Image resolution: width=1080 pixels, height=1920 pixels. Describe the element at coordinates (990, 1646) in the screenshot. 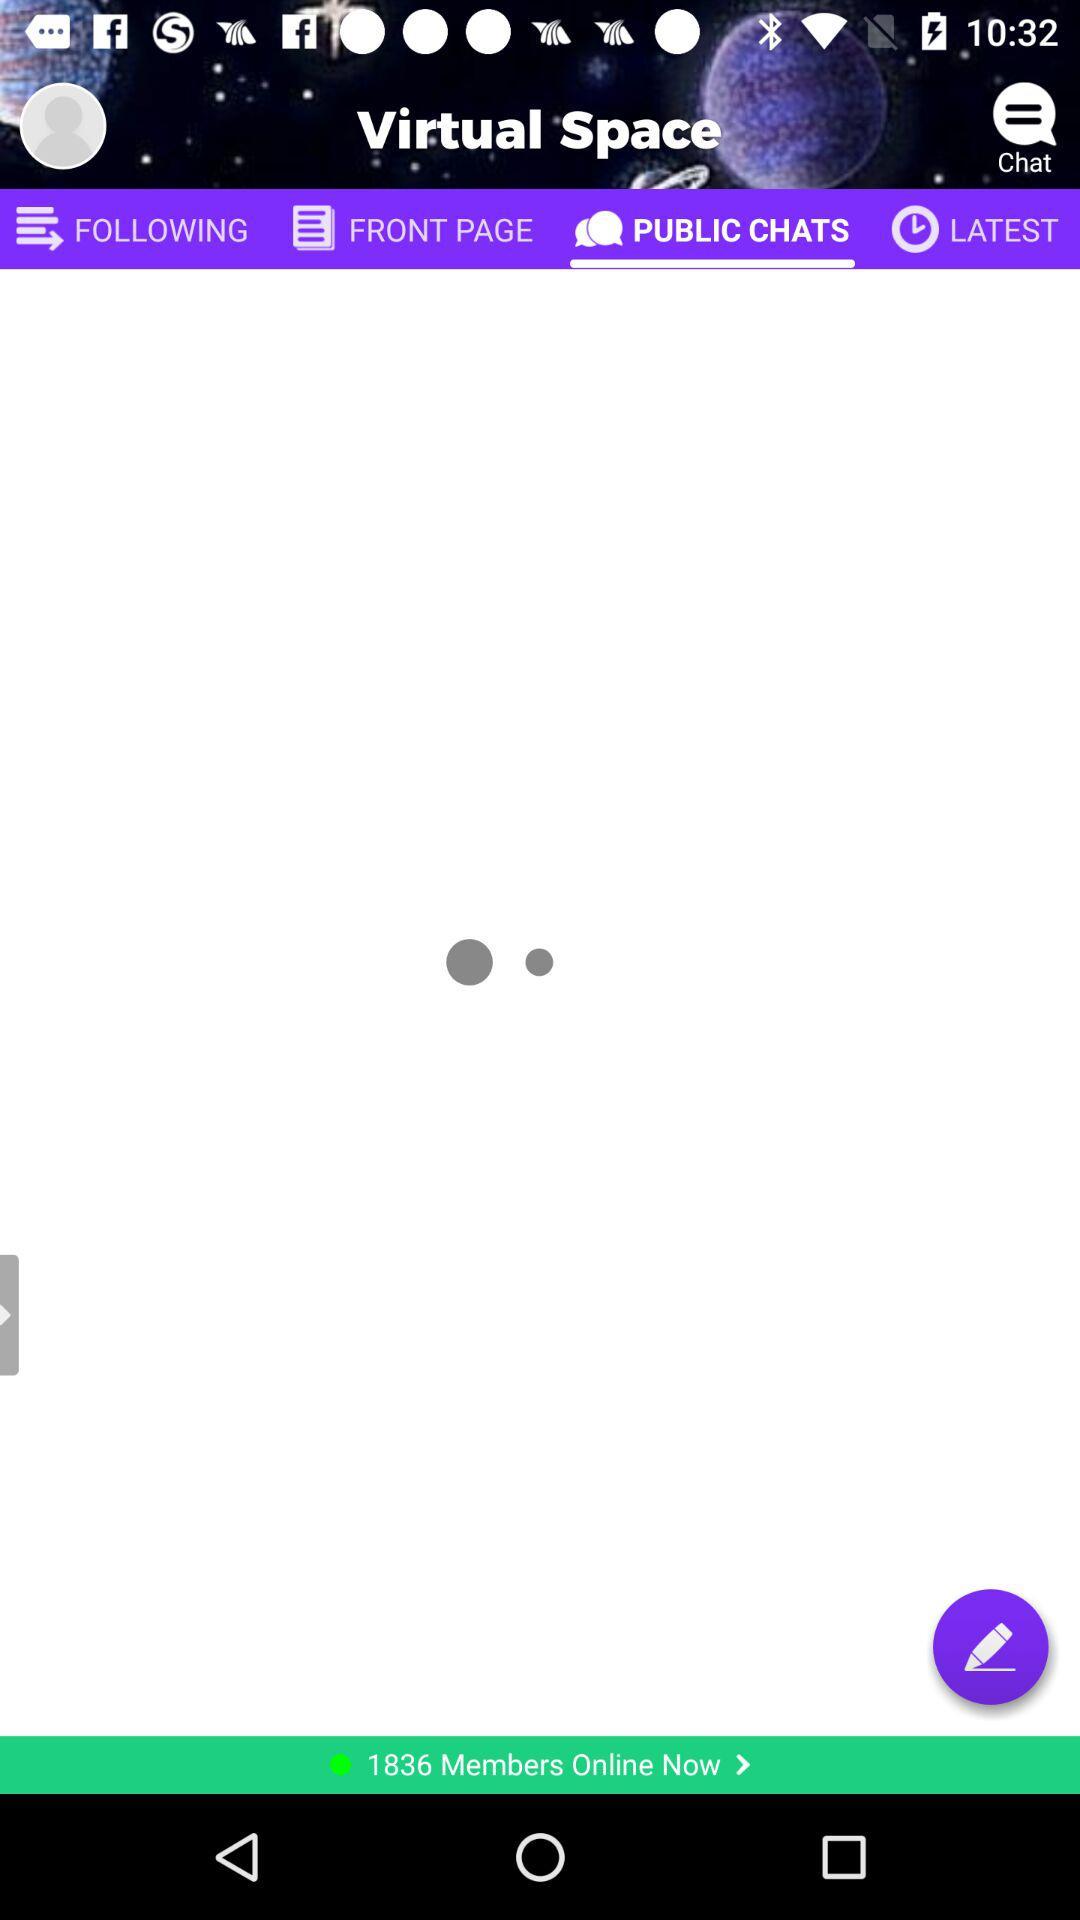

I see `write something` at that location.